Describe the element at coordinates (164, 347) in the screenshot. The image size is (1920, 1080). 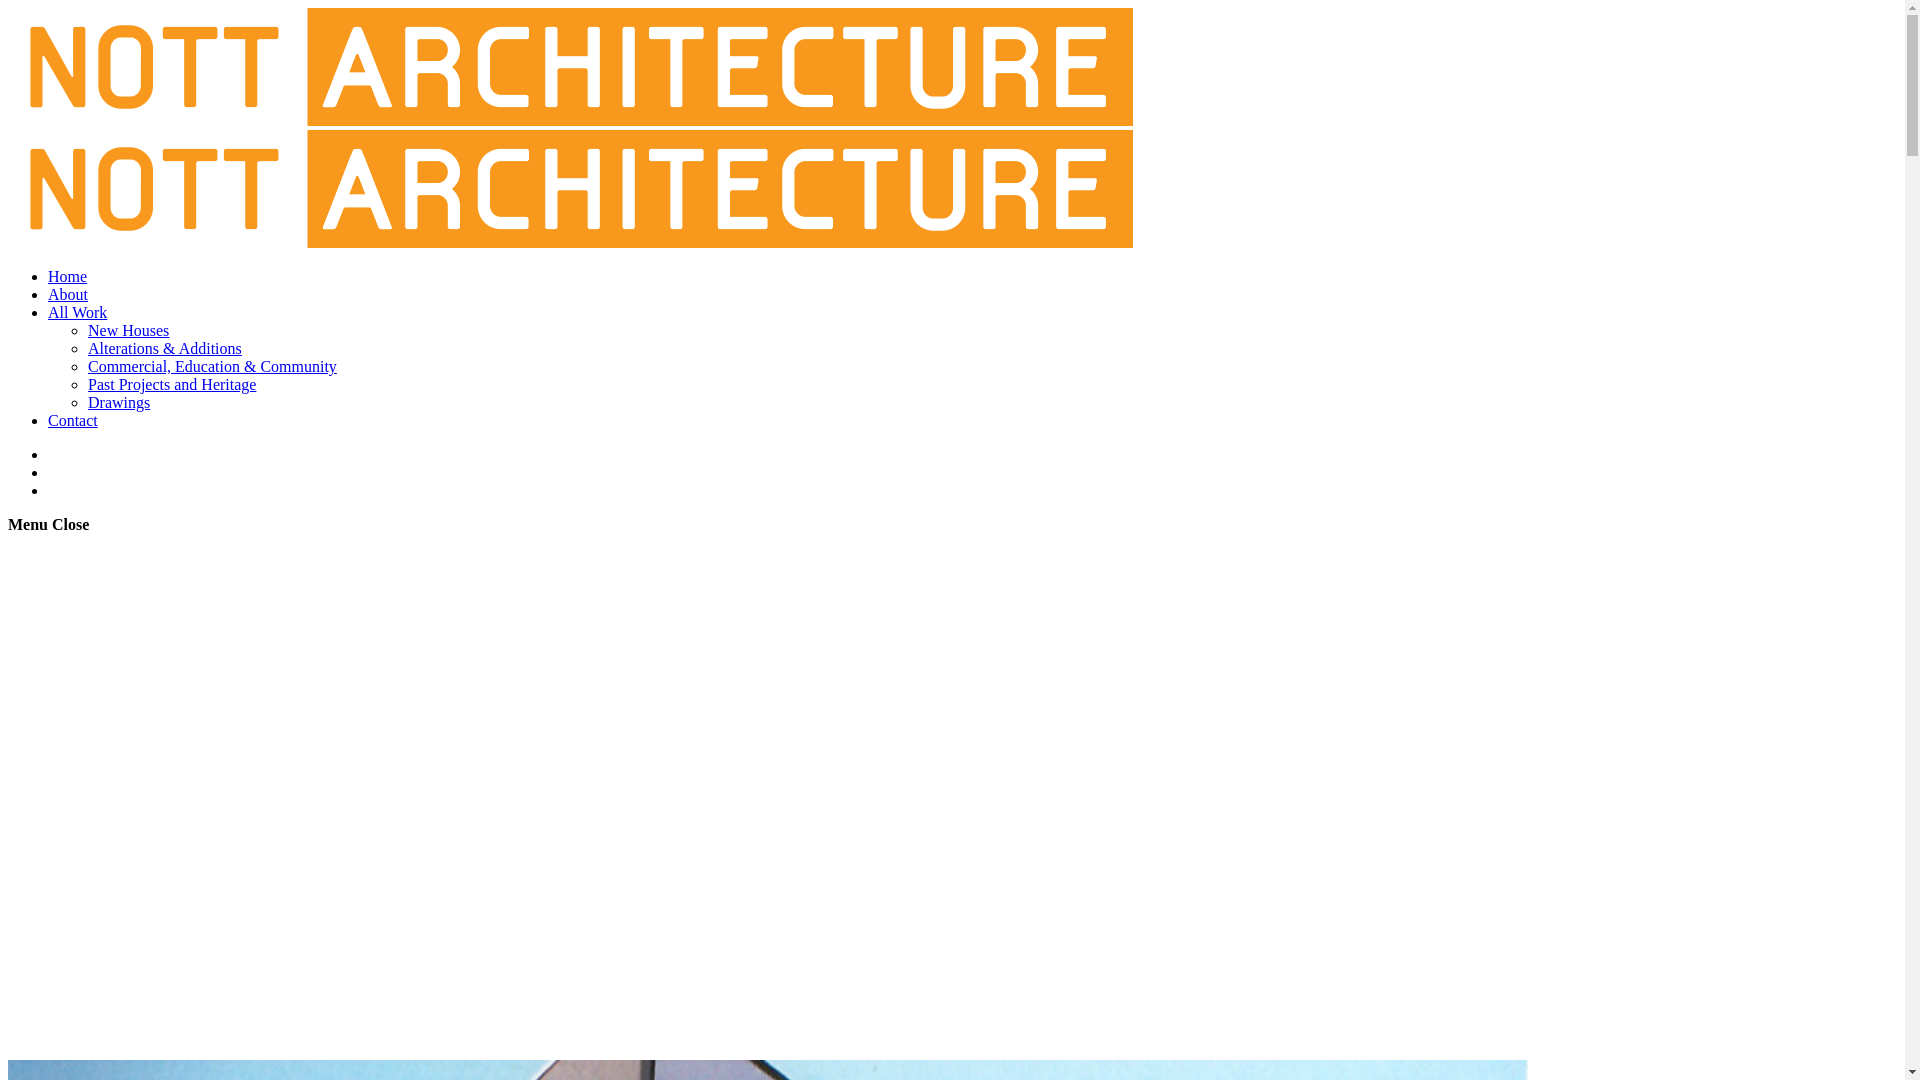
I see `'Alterations & Additions'` at that location.